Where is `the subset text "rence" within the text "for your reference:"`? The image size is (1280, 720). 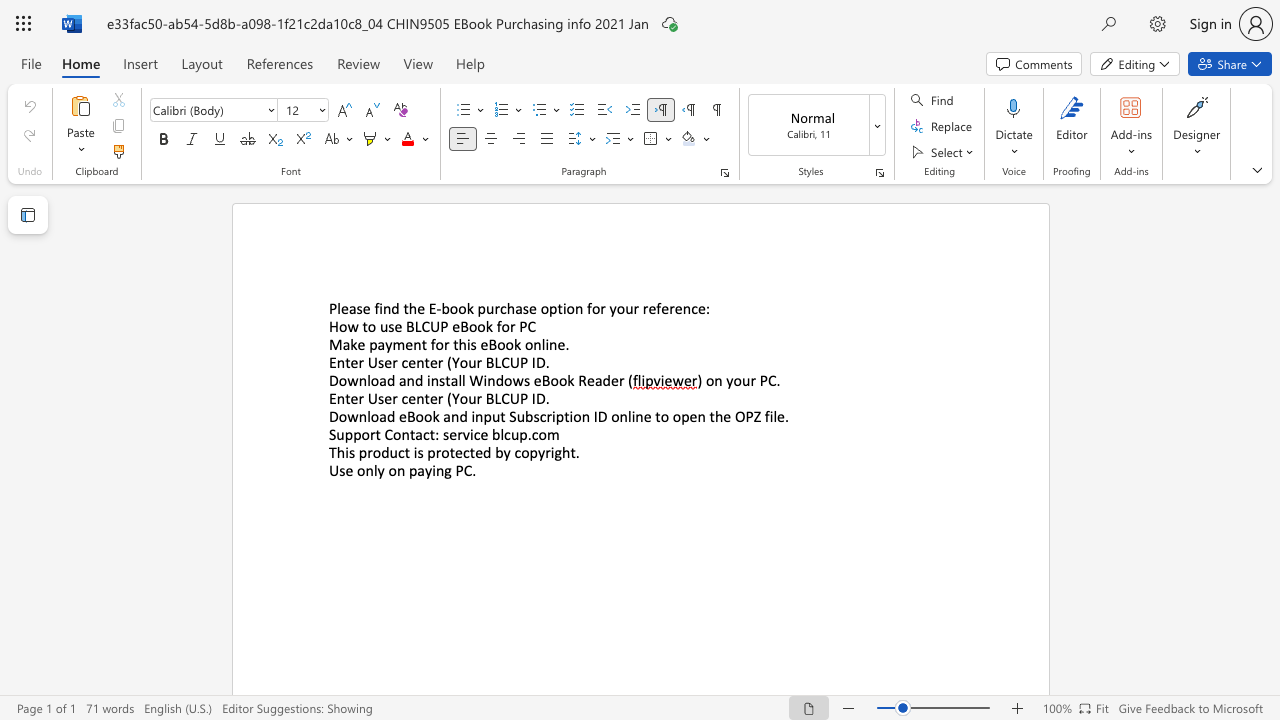 the subset text "rence" within the text "for your reference:" is located at coordinates (669, 308).